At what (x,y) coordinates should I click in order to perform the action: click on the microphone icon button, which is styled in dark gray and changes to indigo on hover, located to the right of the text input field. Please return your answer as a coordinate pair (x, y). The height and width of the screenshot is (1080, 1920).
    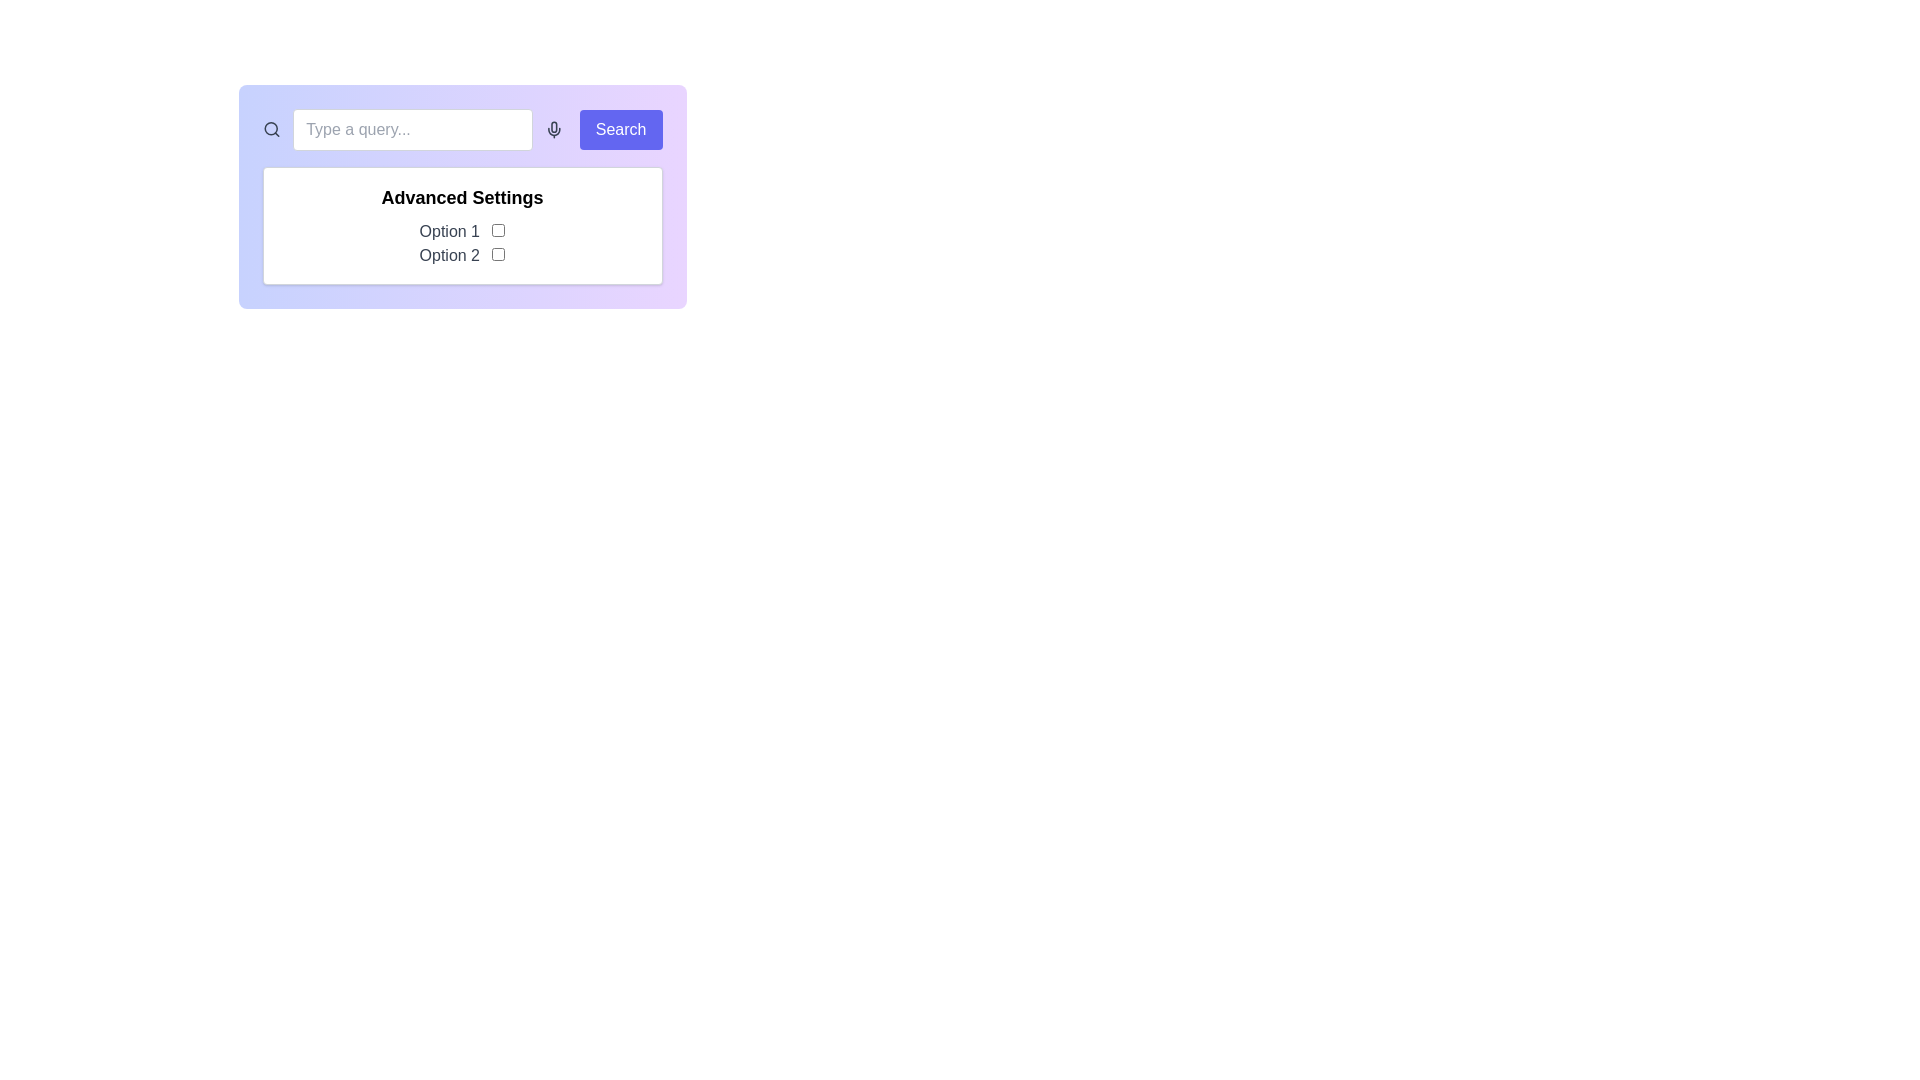
    Looking at the image, I should click on (554, 130).